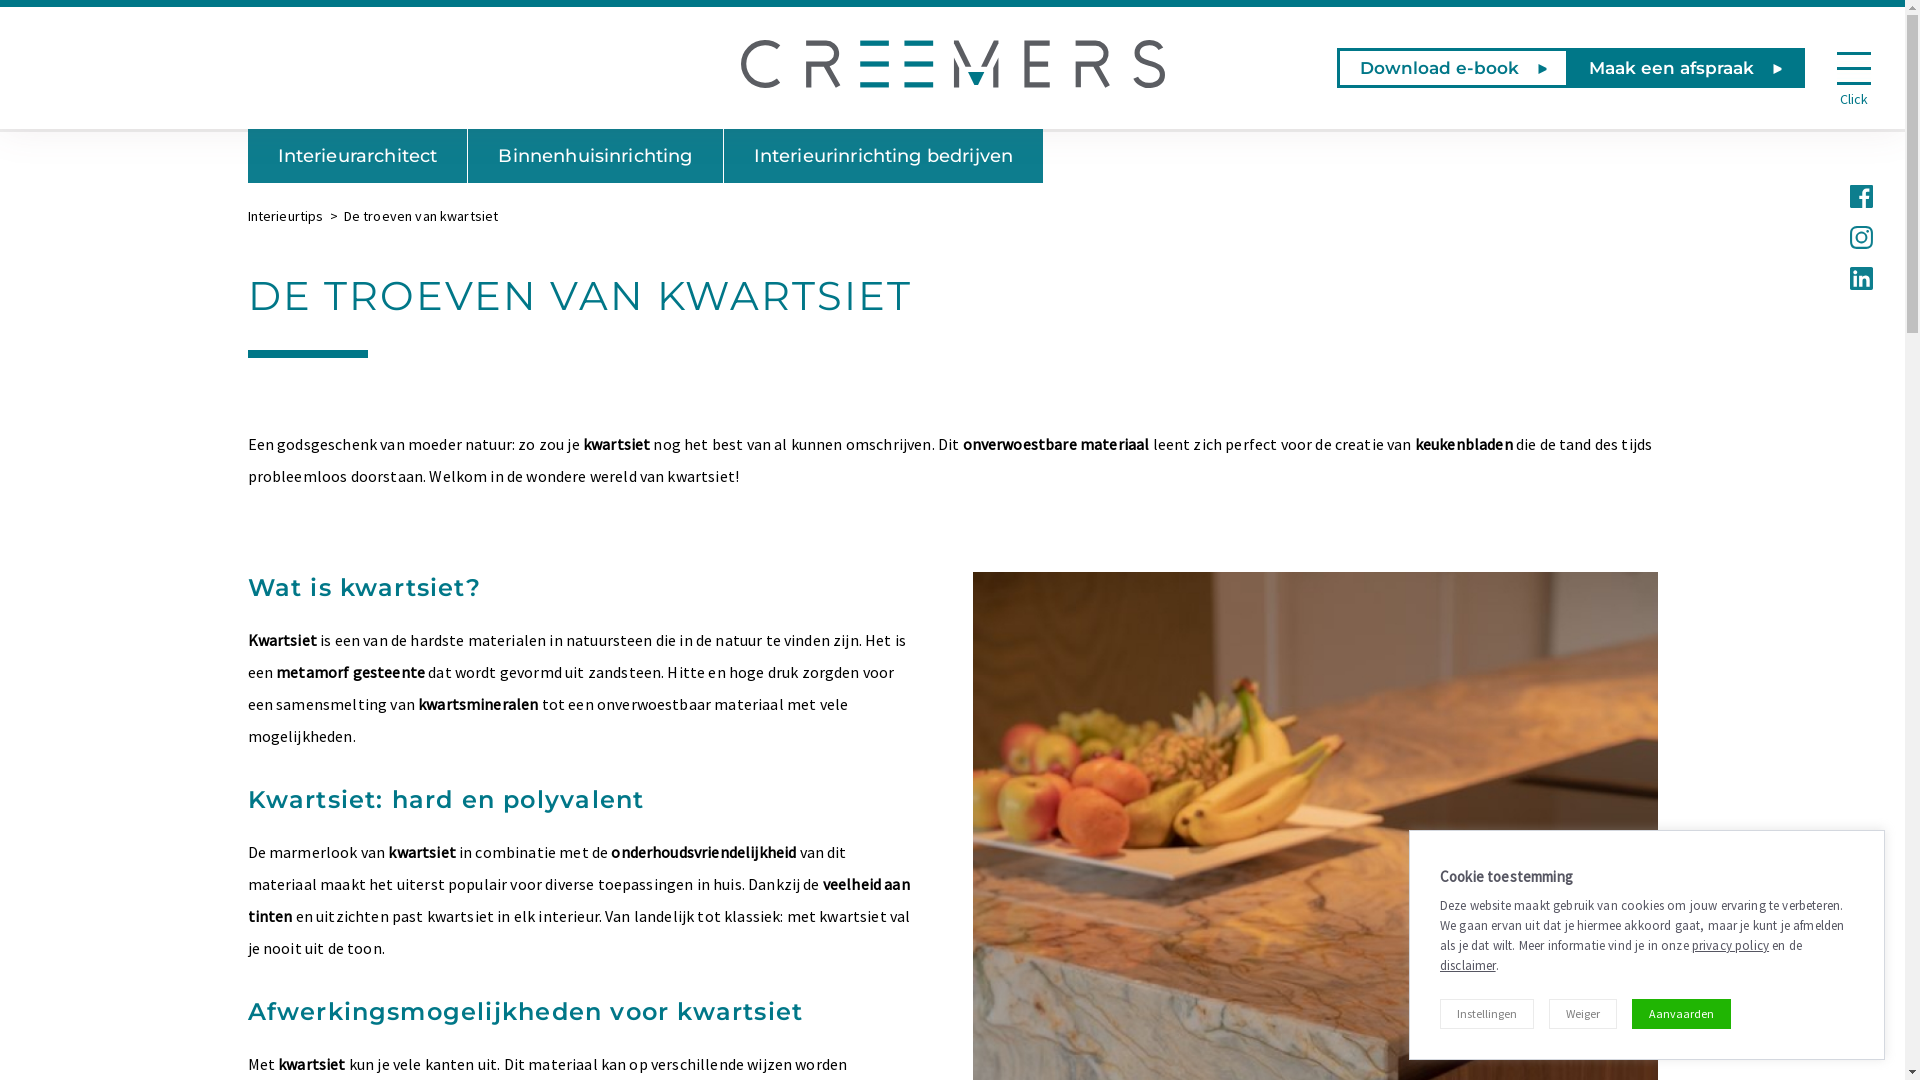  I want to click on 'instagram', so click(1858, 234).